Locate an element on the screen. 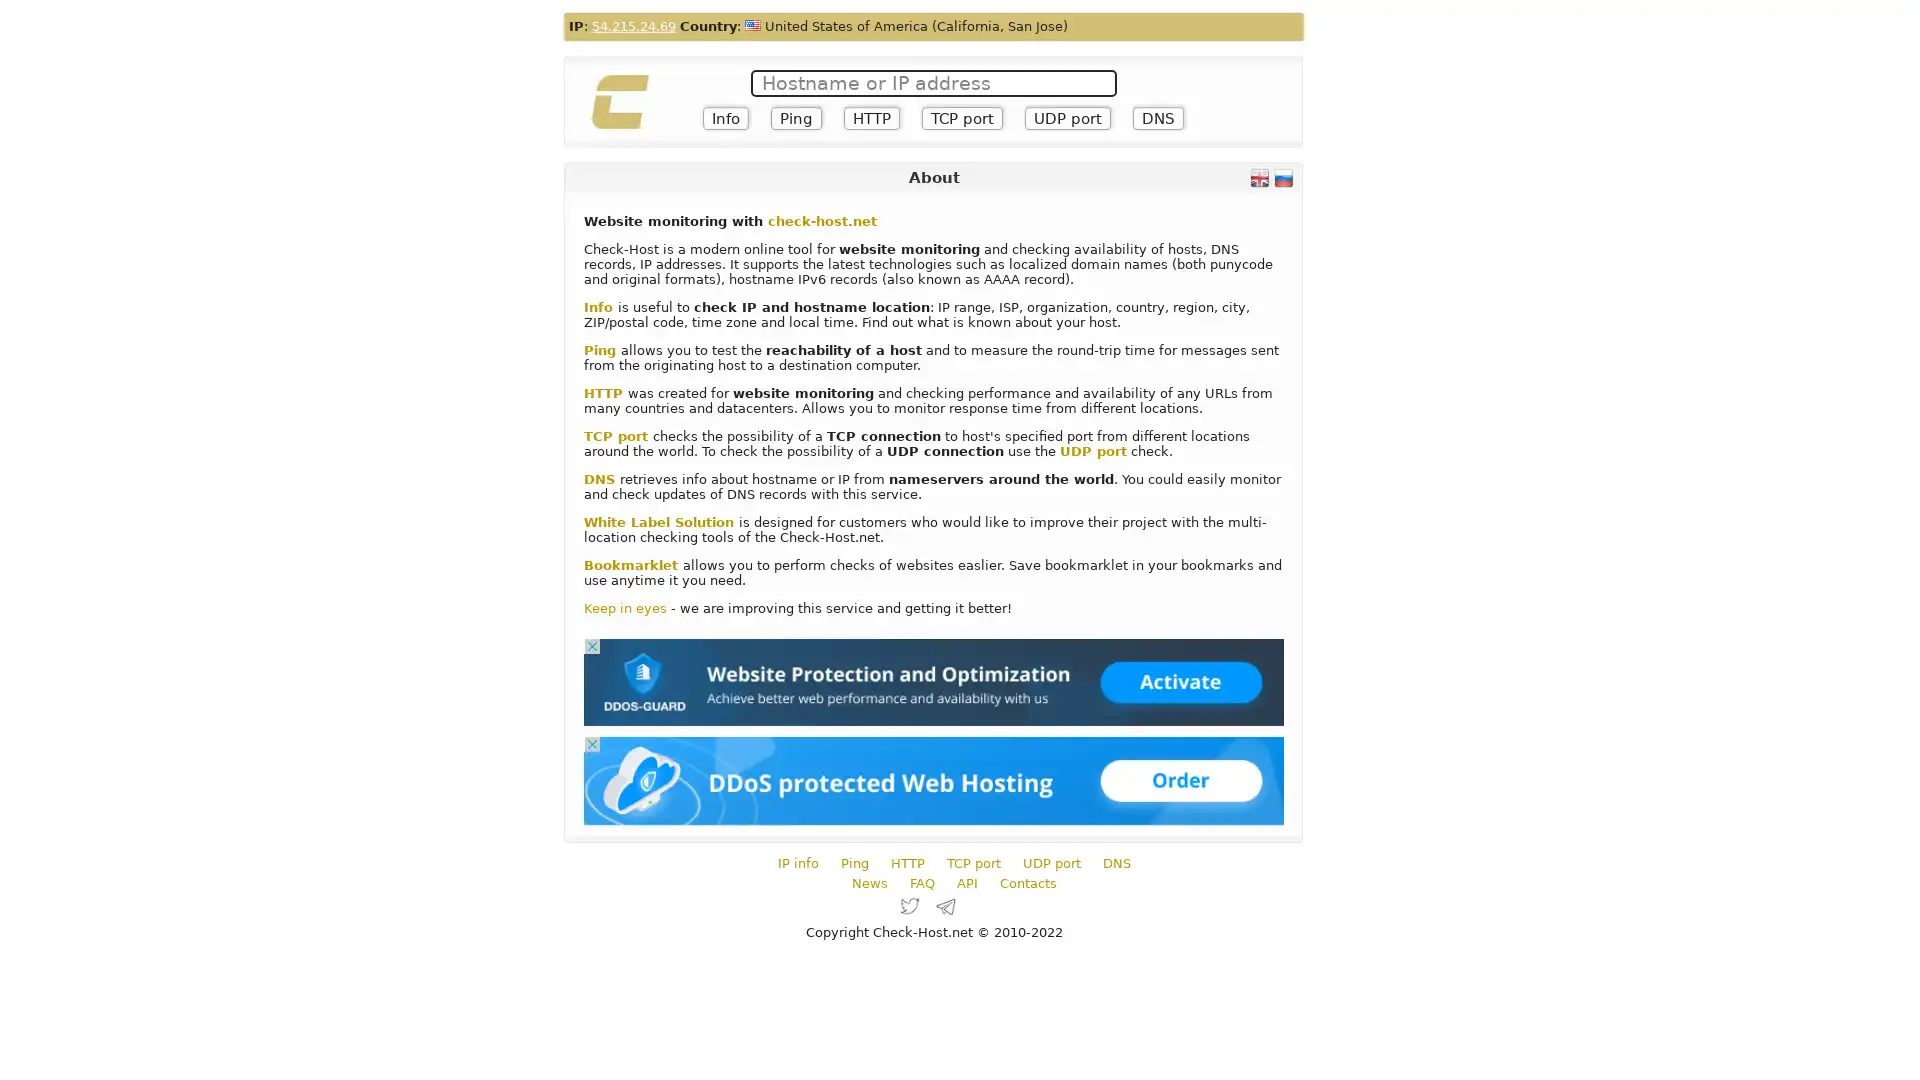  UDP port is located at coordinates (1065, 118).